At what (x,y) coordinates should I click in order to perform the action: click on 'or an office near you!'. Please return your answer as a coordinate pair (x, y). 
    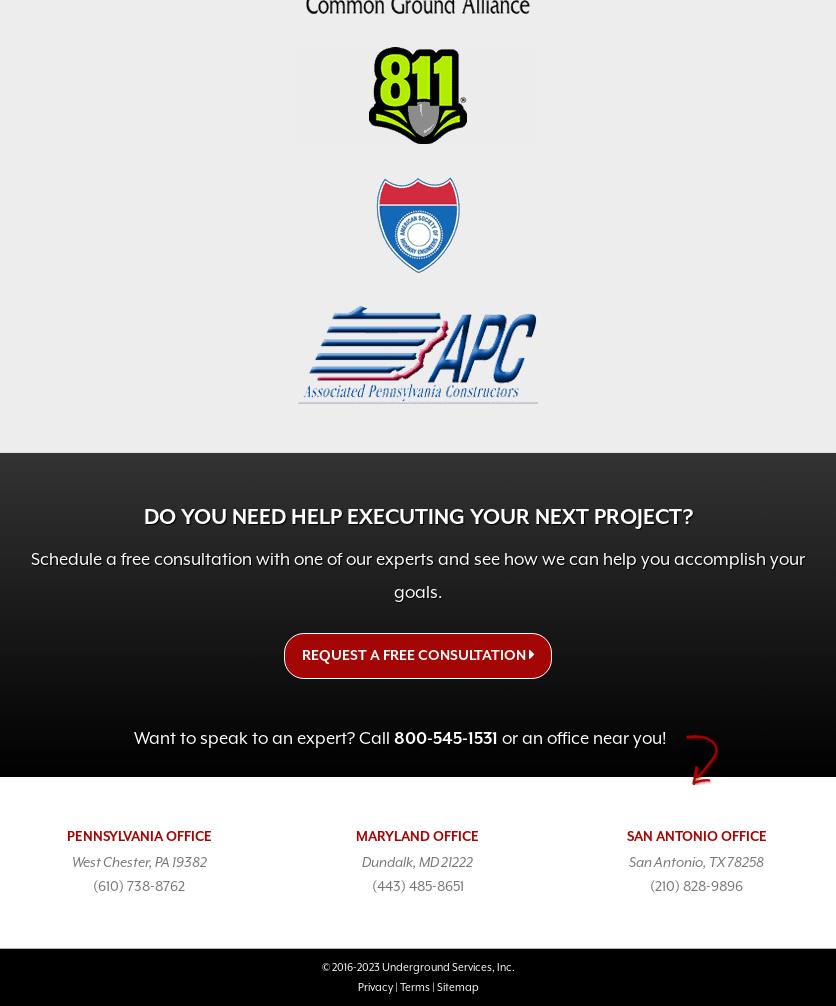
    Looking at the image, I should click on (581, 736).